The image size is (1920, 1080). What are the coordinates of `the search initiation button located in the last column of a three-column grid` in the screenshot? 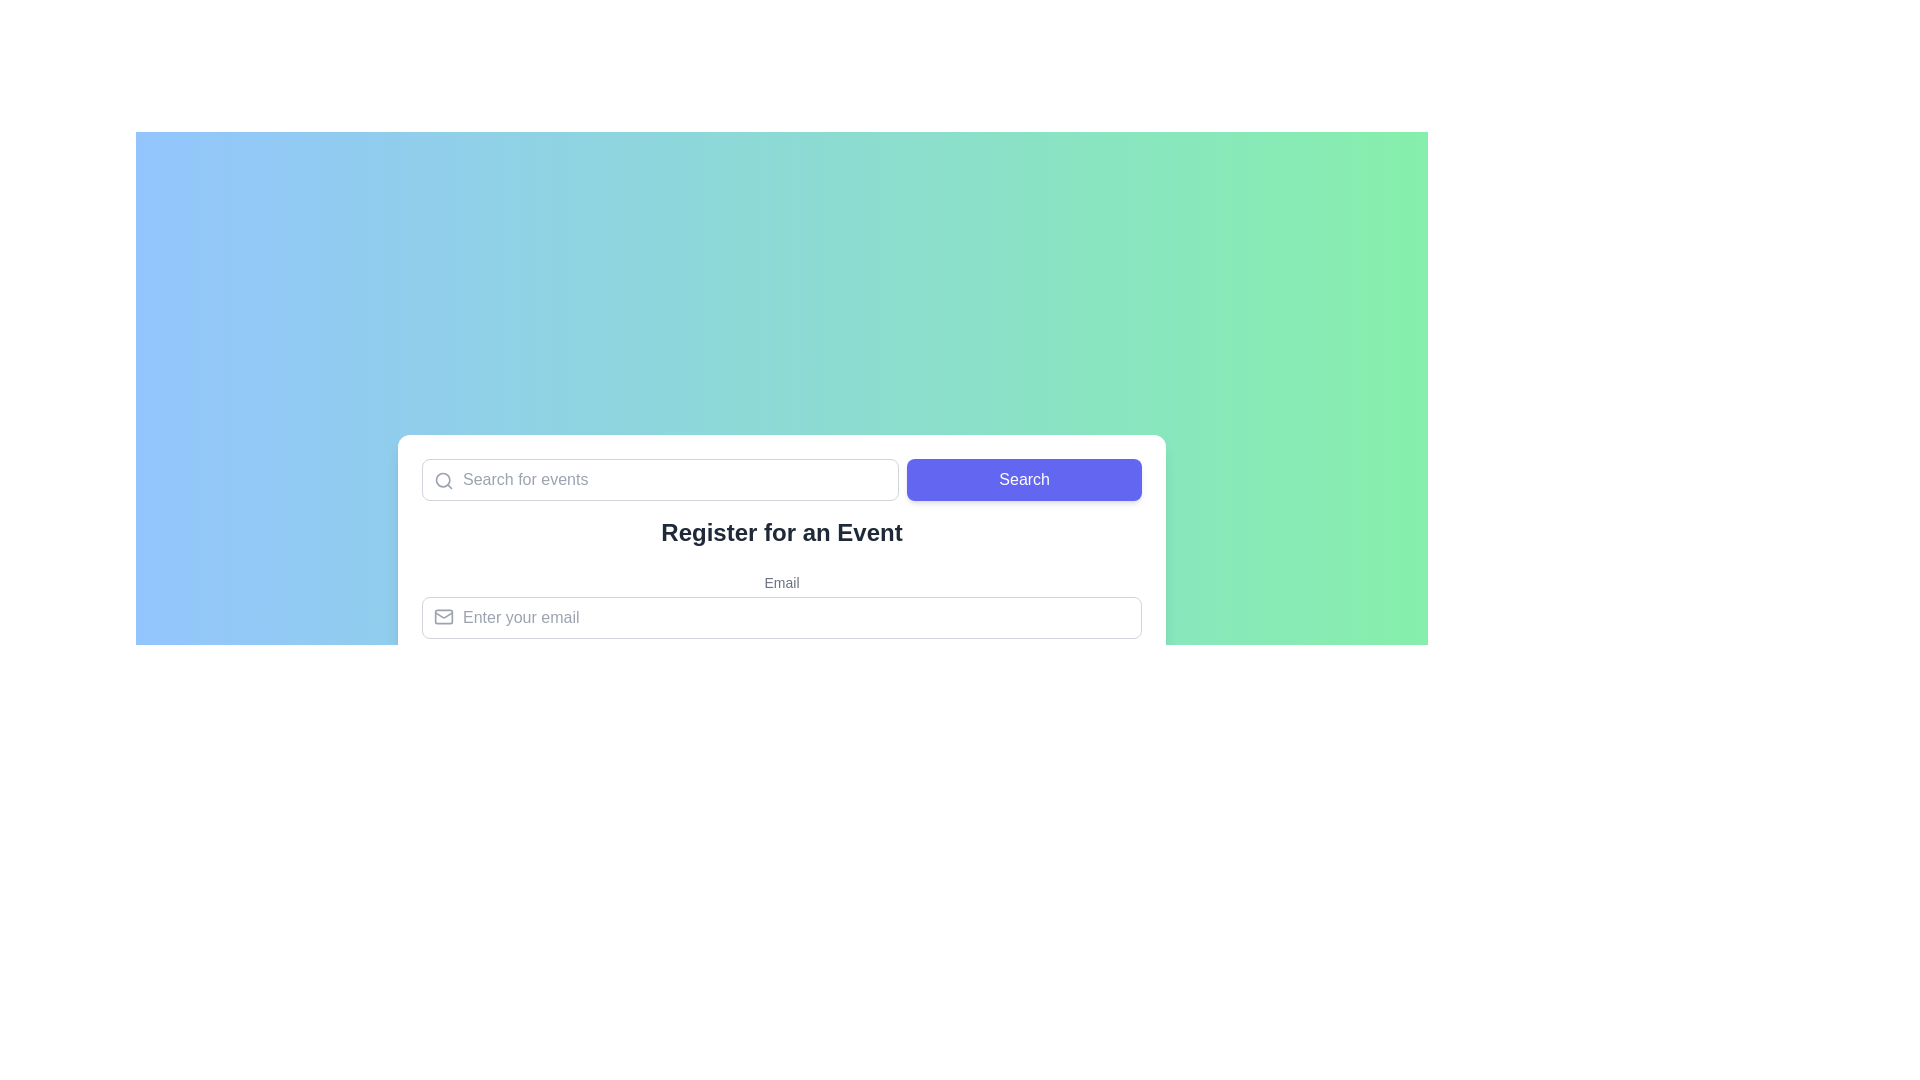 It's located at (1024, 479).